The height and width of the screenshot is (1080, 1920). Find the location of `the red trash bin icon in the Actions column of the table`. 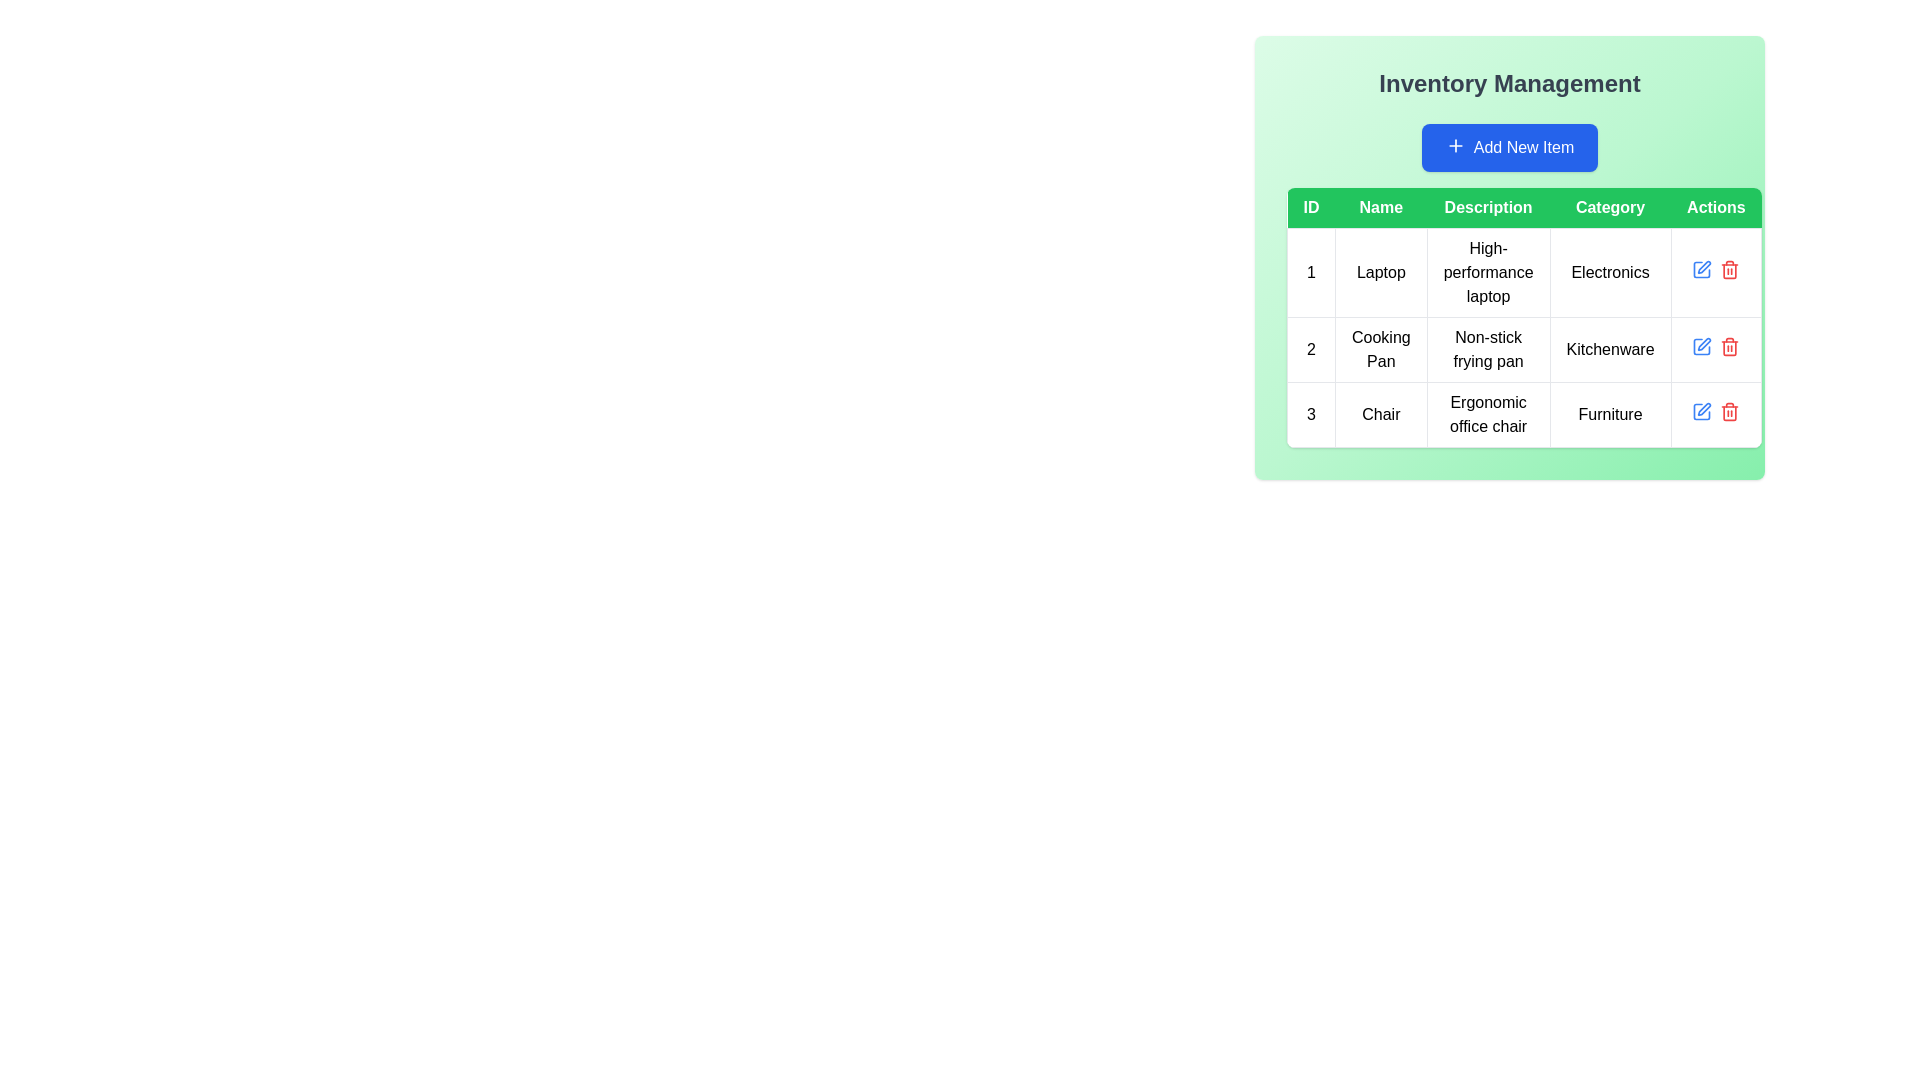

the red trash bin icon in the Actions column of the table is located at coordinates (1729, 410).